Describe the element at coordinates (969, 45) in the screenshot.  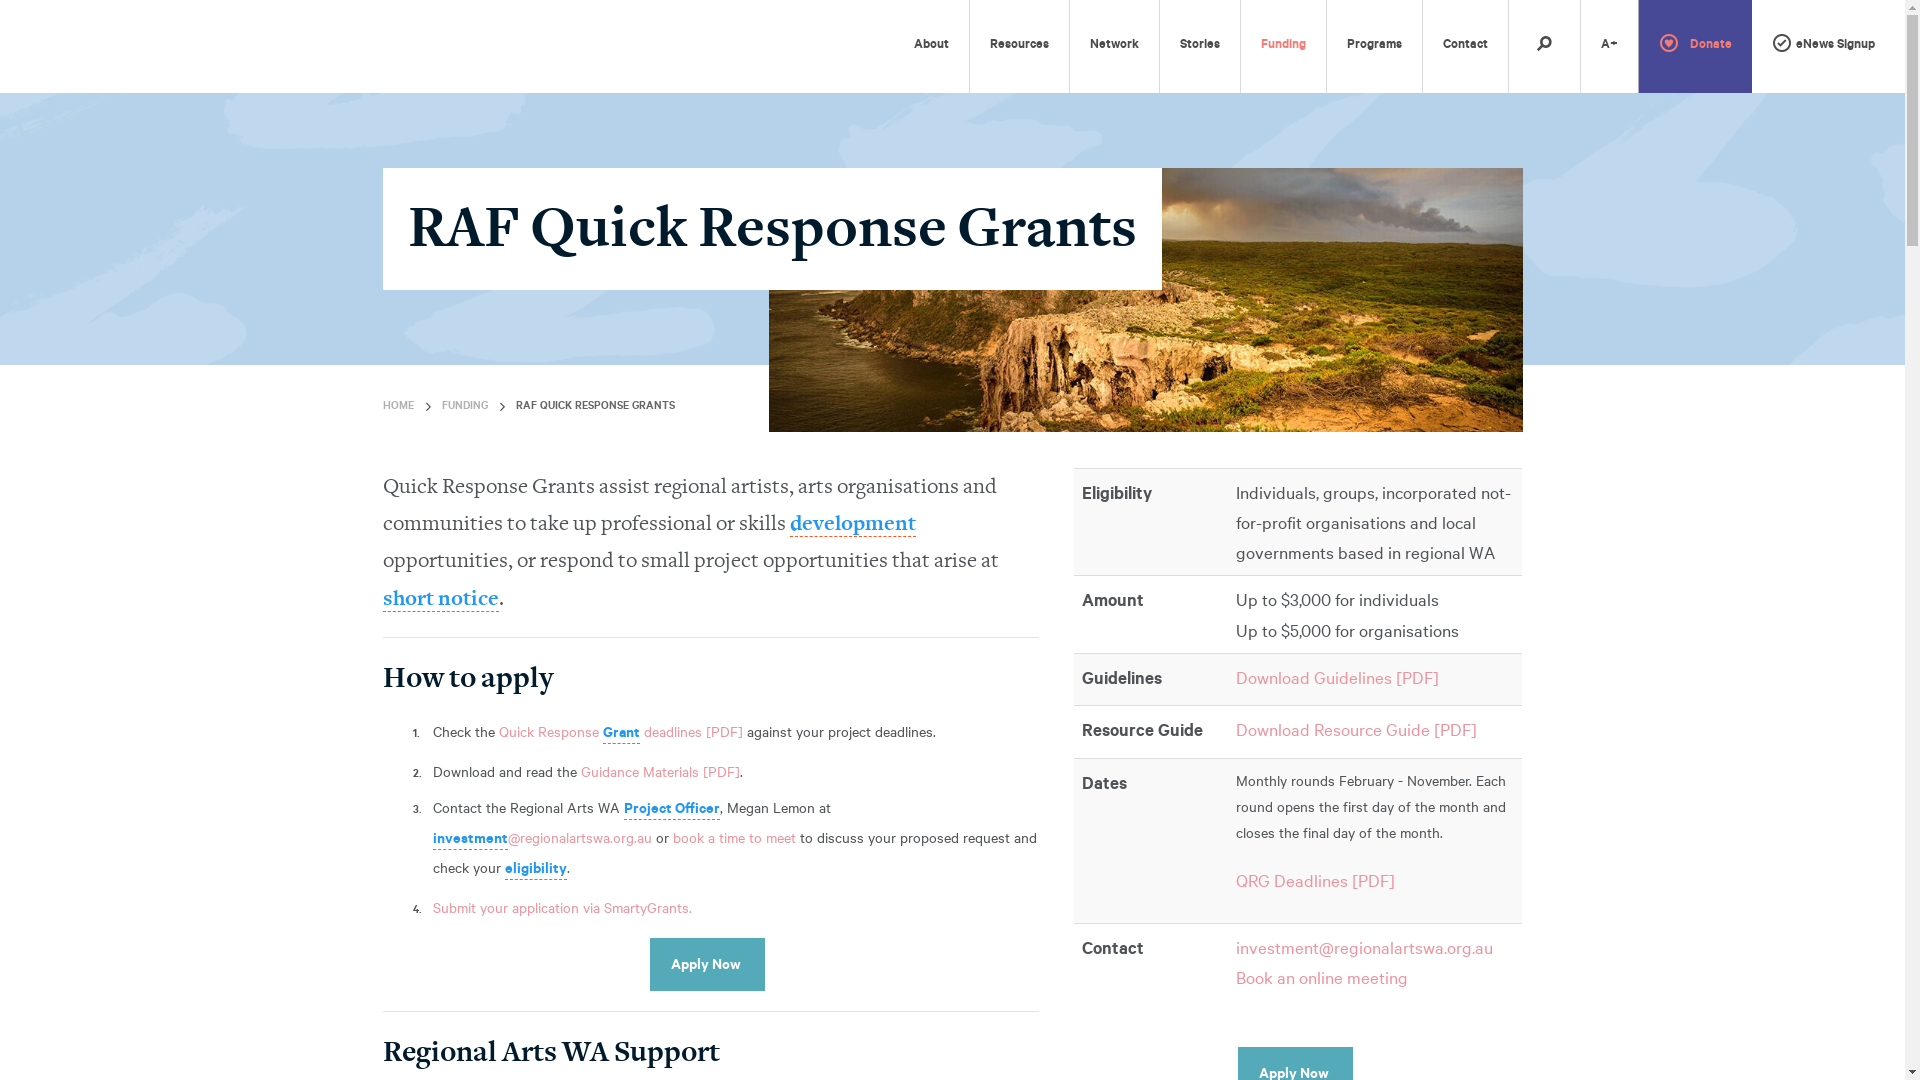
I see `'Resources'` at that location.